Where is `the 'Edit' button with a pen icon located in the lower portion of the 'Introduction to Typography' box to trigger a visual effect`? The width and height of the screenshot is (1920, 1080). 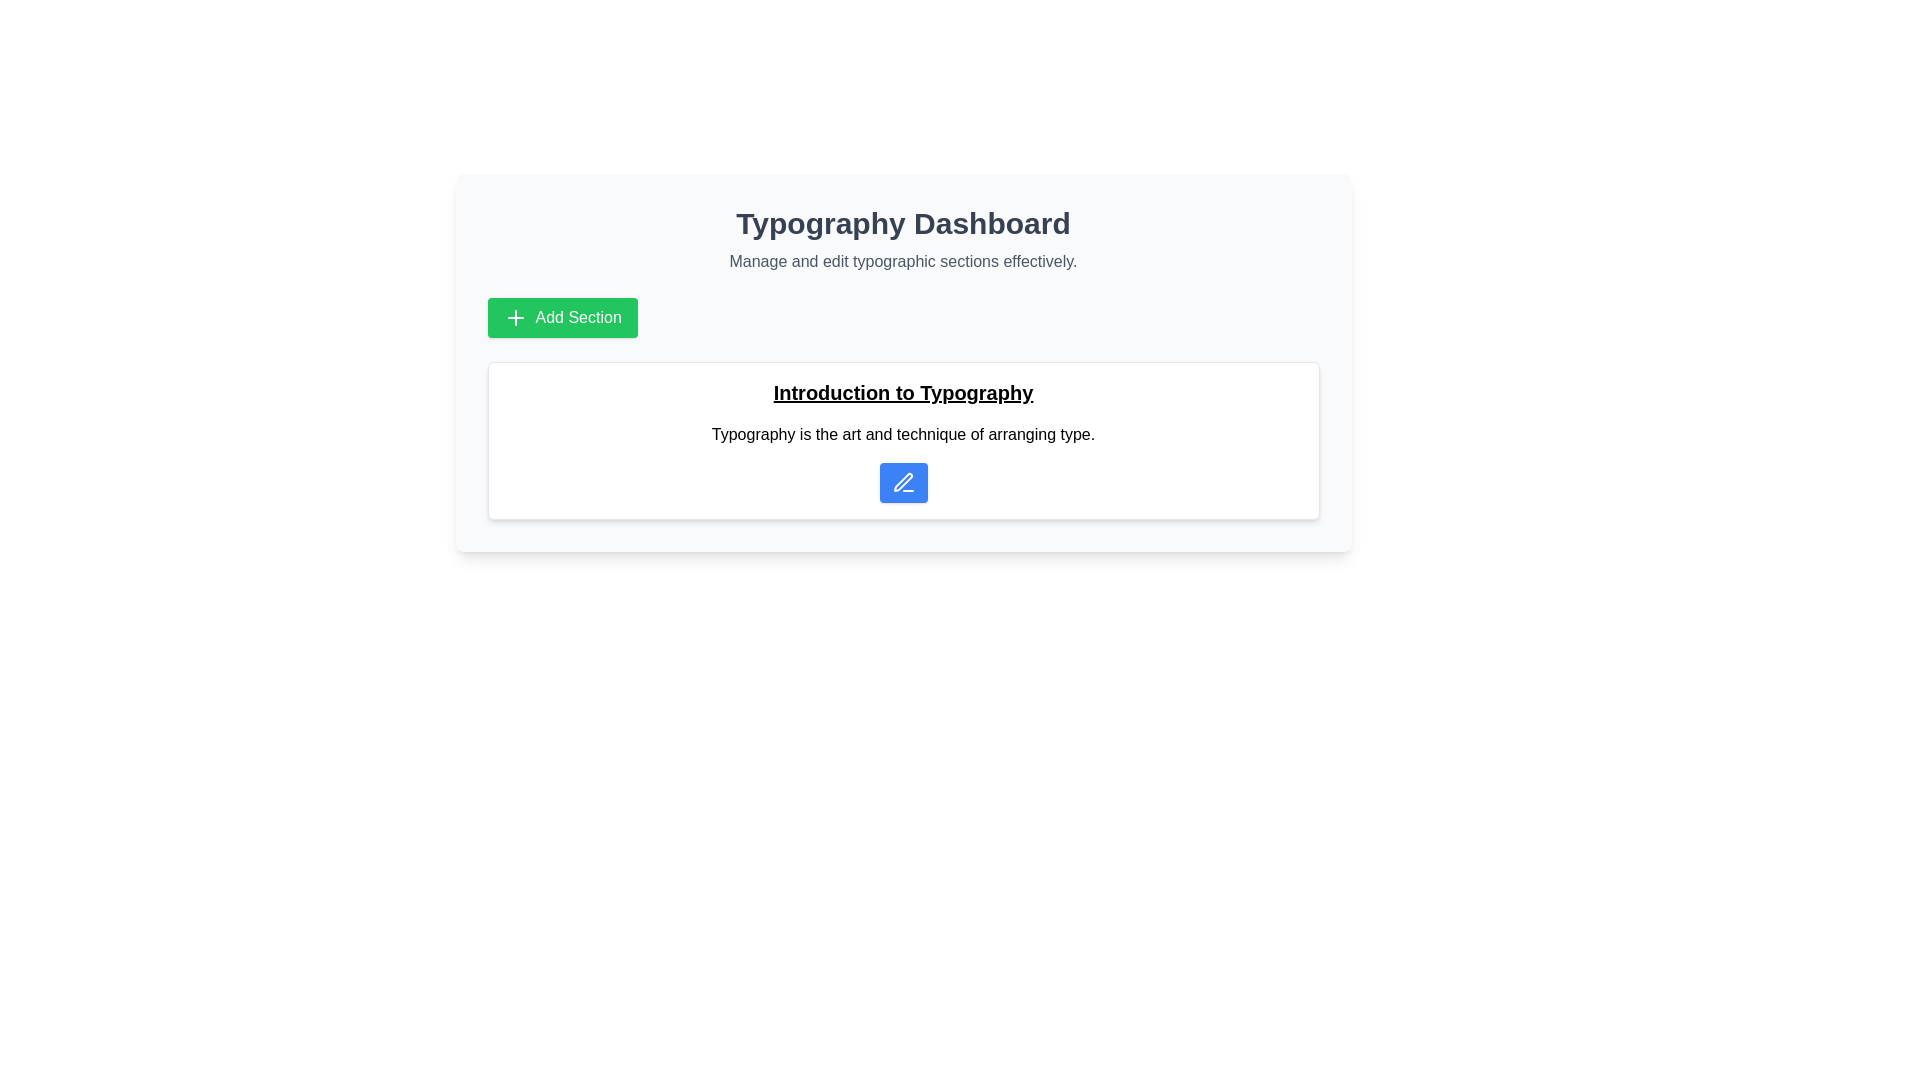
the 'Edit' button with a pen icon located in the lower portion of the 'Introduction to Typography' box to trigger a visual effect is located at coordinates (902, 482).